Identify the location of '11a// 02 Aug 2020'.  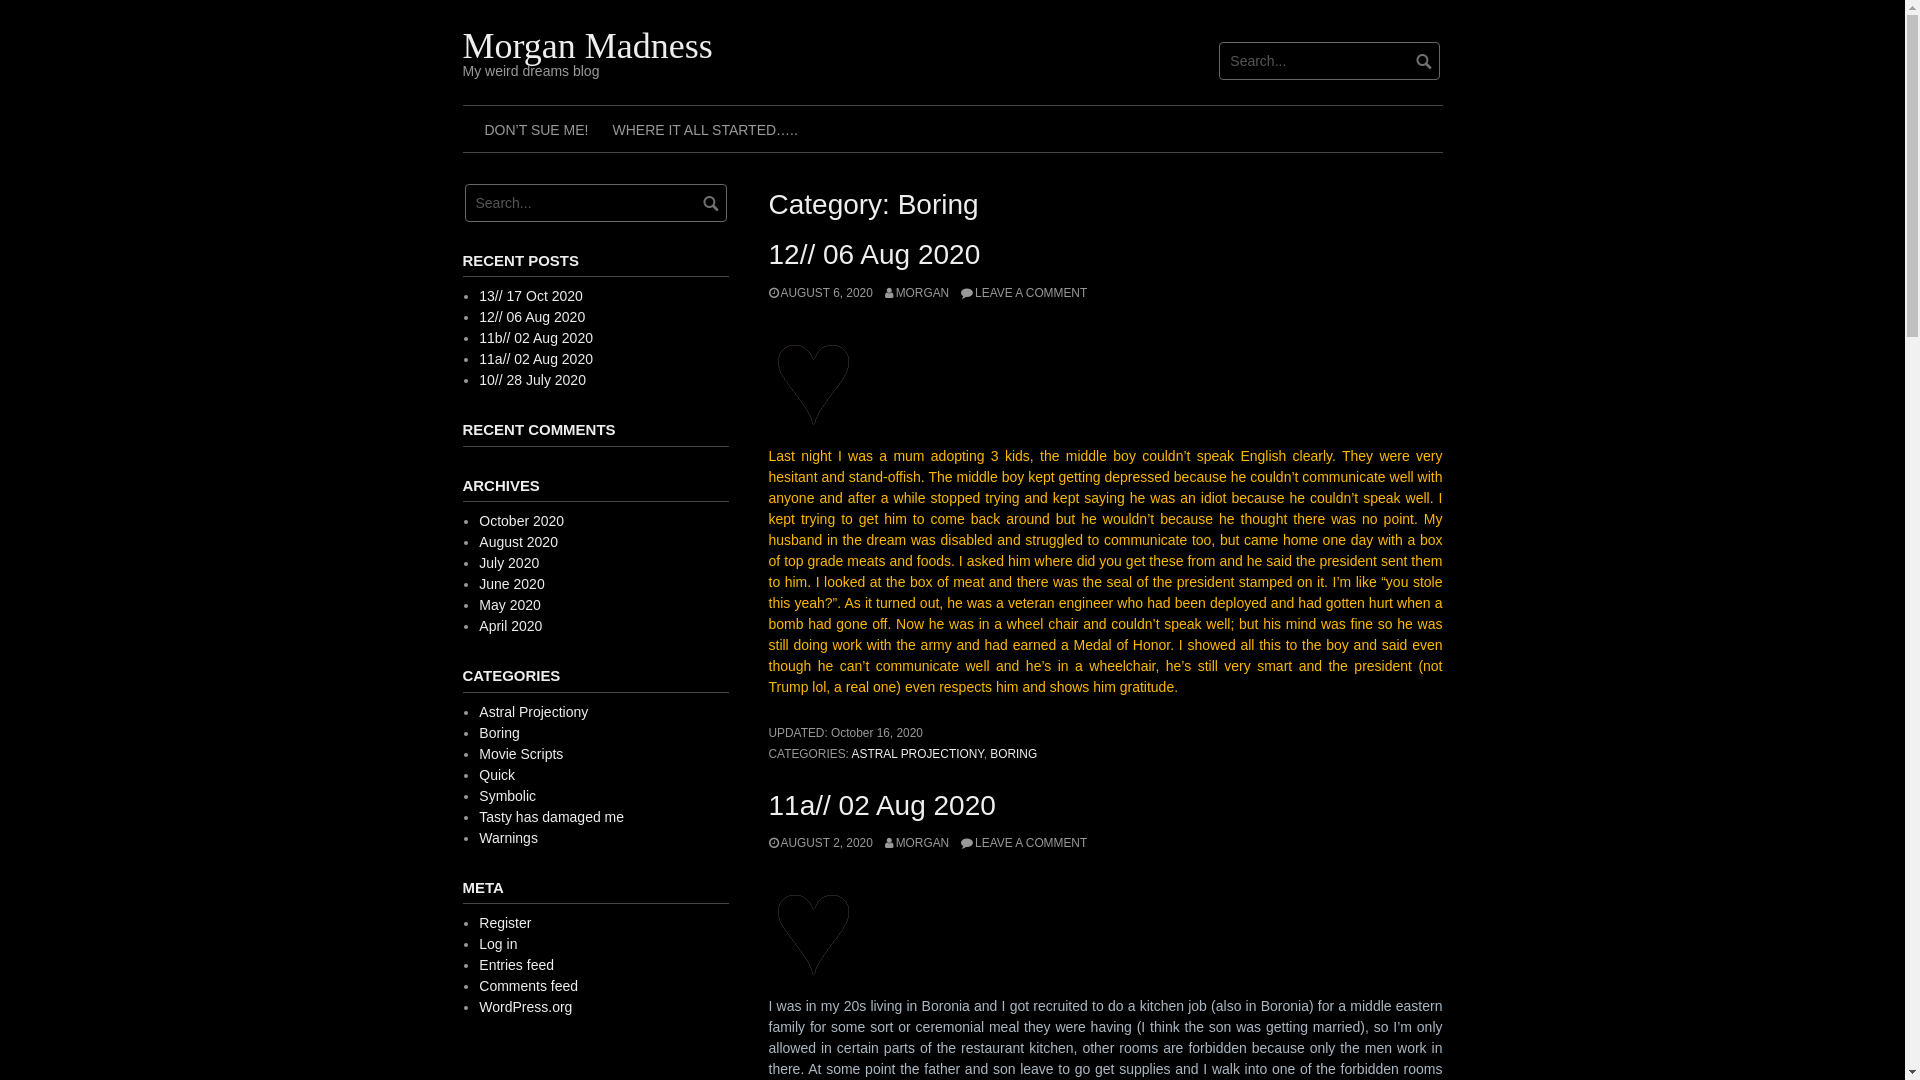
(880, 804).